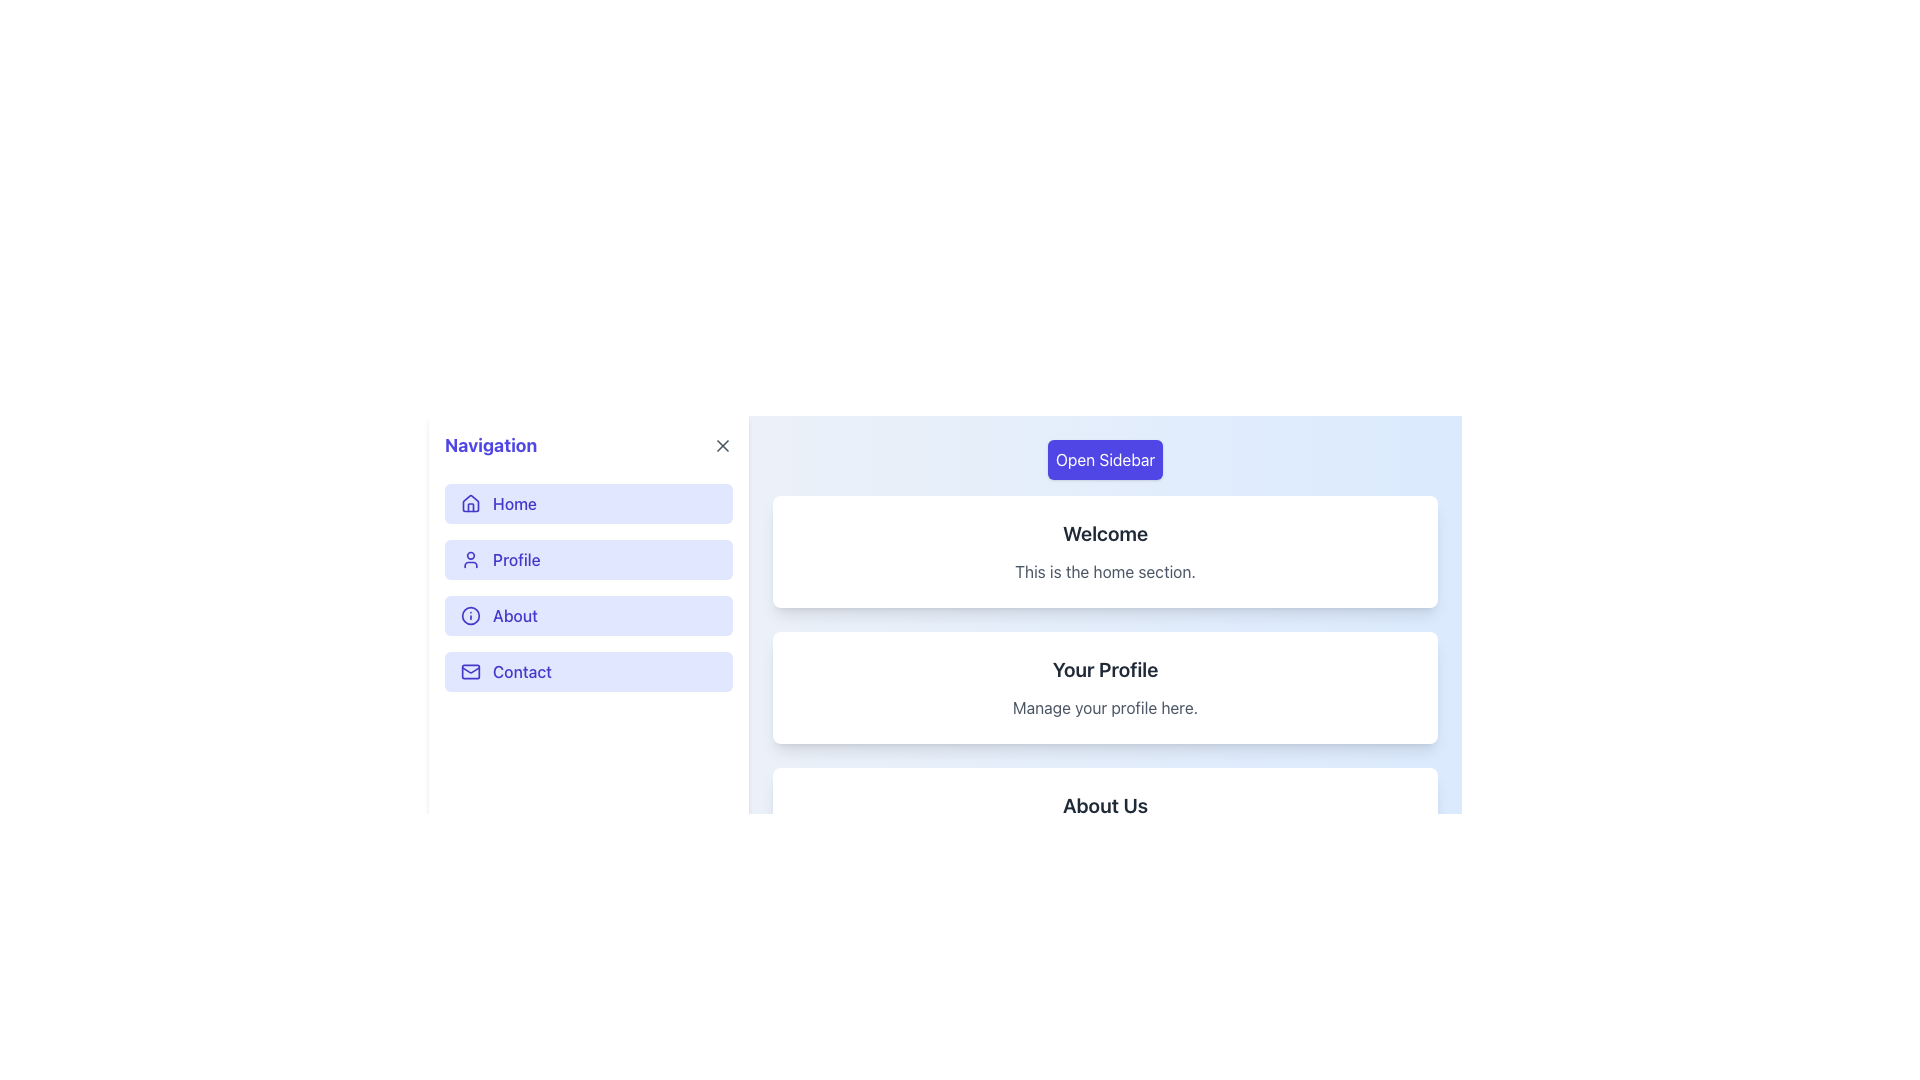 This screenshot has width=1920, height=1080. What do you see at coordinates (469, 670) in the screenshot?
I see `the slanted line graphic within the mail-shaped icon located at the bottom of the navigation menu, next to the 'Contact' label` at bounding box center [469, 670].